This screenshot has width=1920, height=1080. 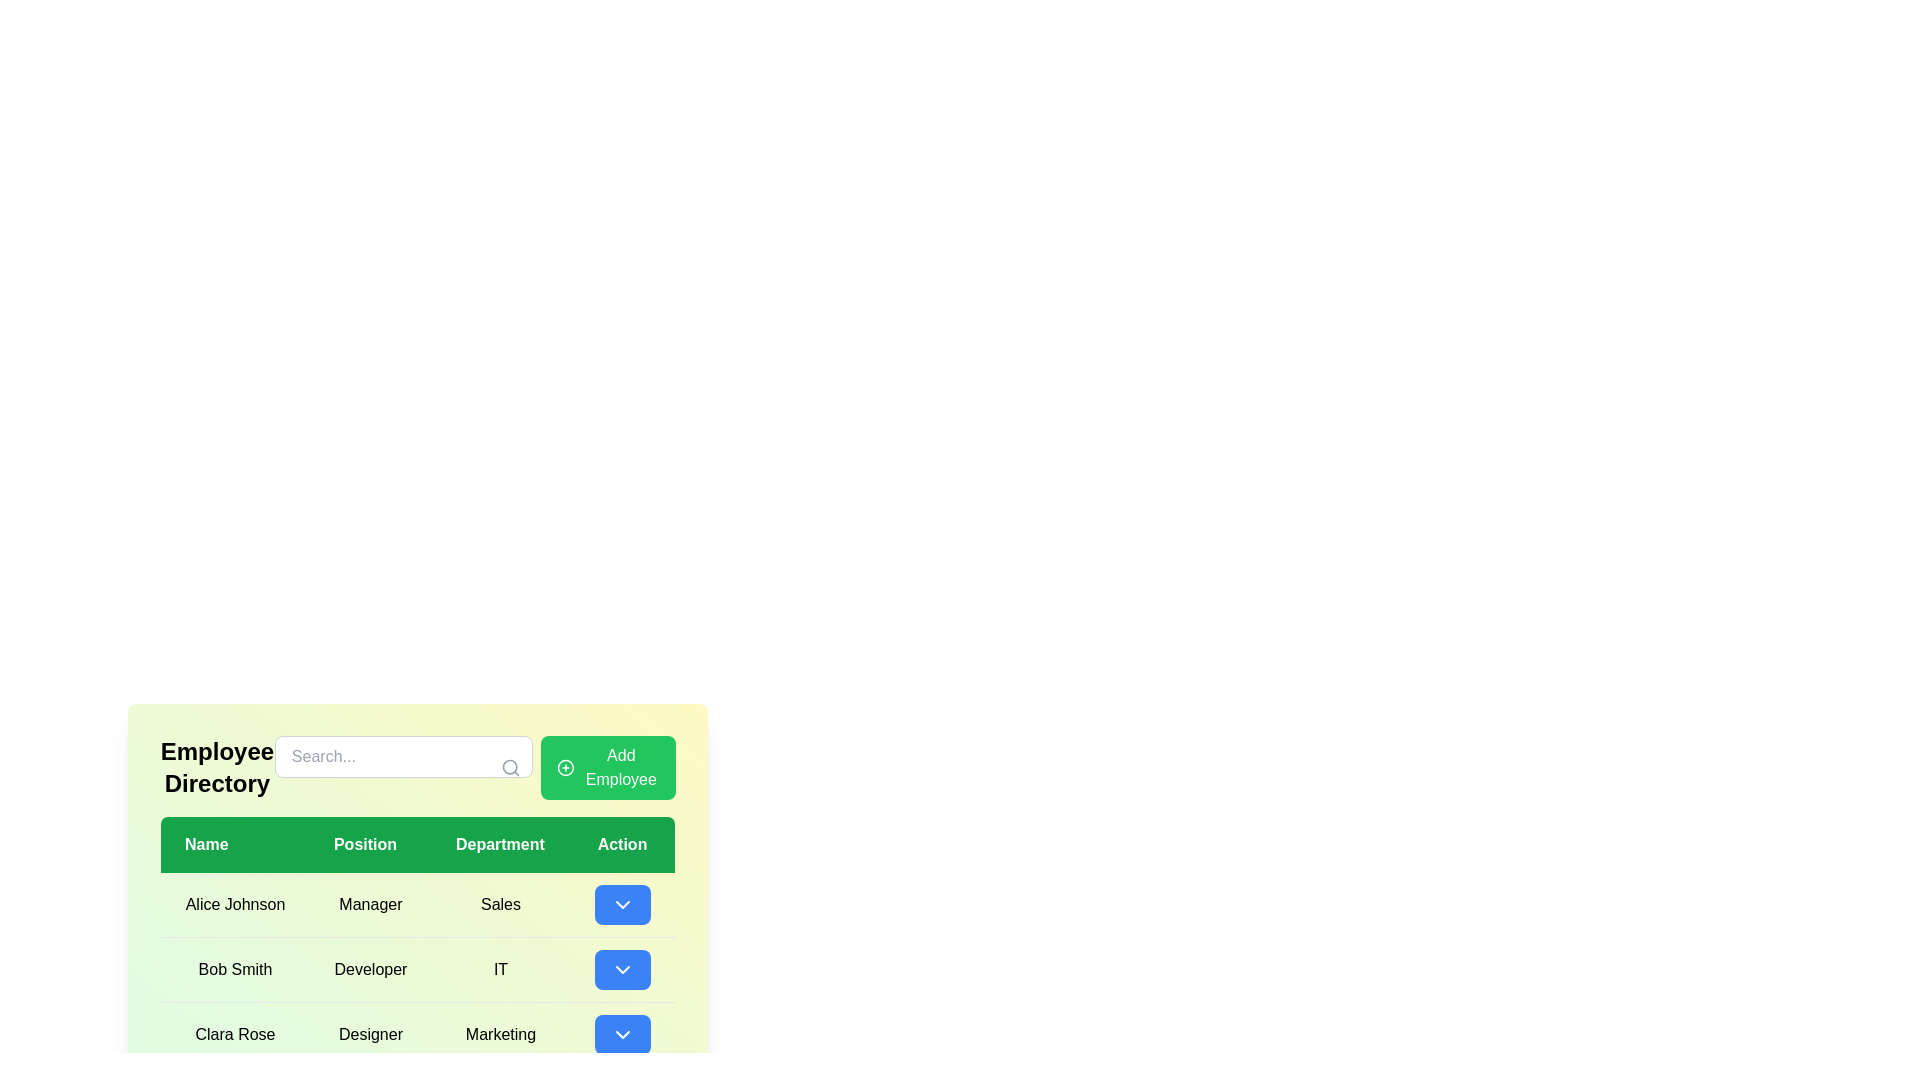 What do you see at coordinates (621, 968) in the screenshot?
I see `the dropdown indicator icon in the 'Action' column of the second row in the table` at bounding box center [621, 968].